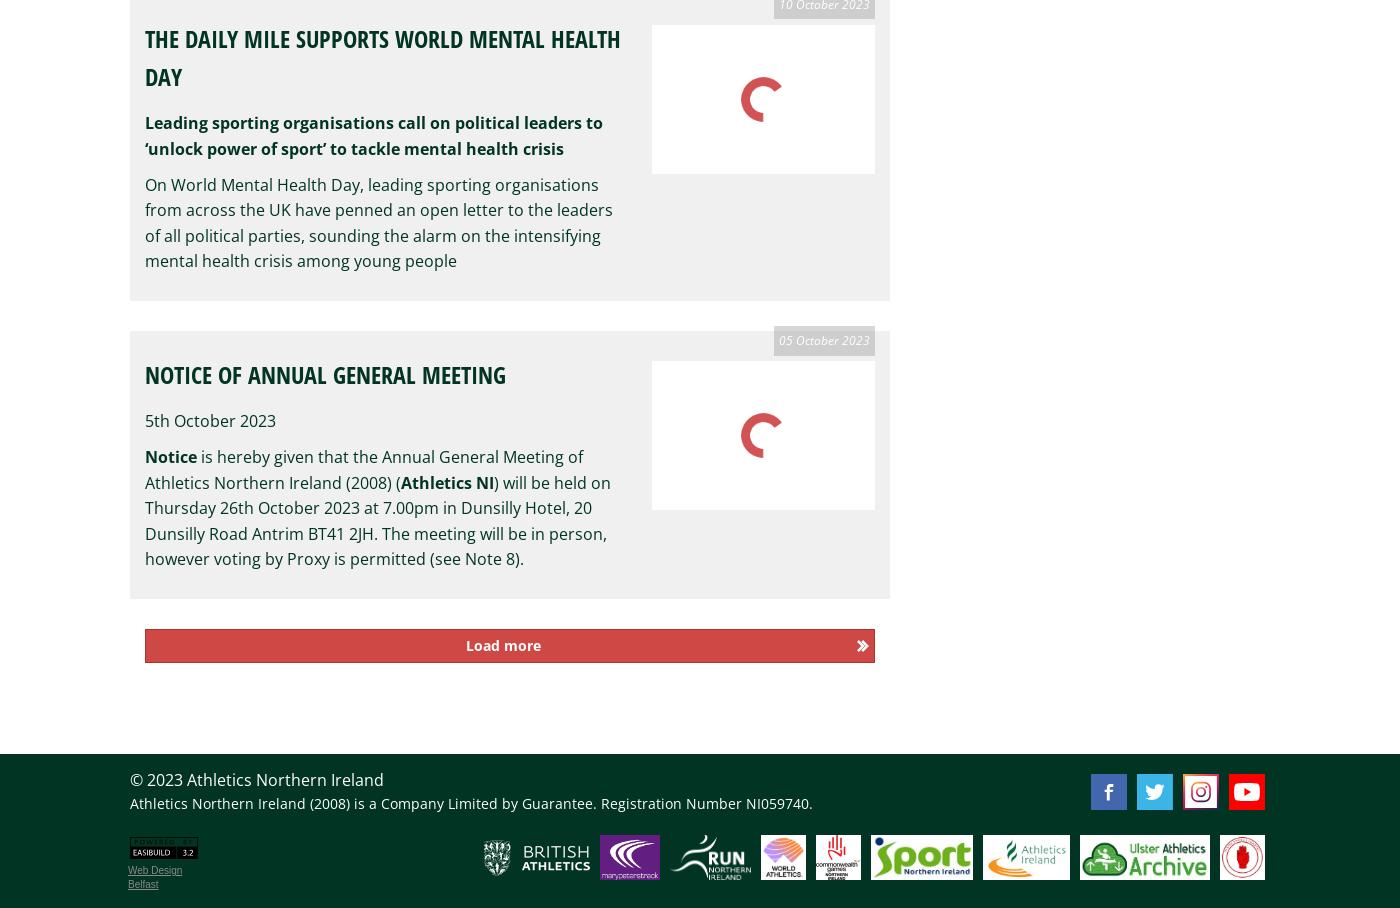  What do you see at coordinates (400, 480) in the screenshot?
I see `'Athletics NI'` at bounding box center [400, 480].